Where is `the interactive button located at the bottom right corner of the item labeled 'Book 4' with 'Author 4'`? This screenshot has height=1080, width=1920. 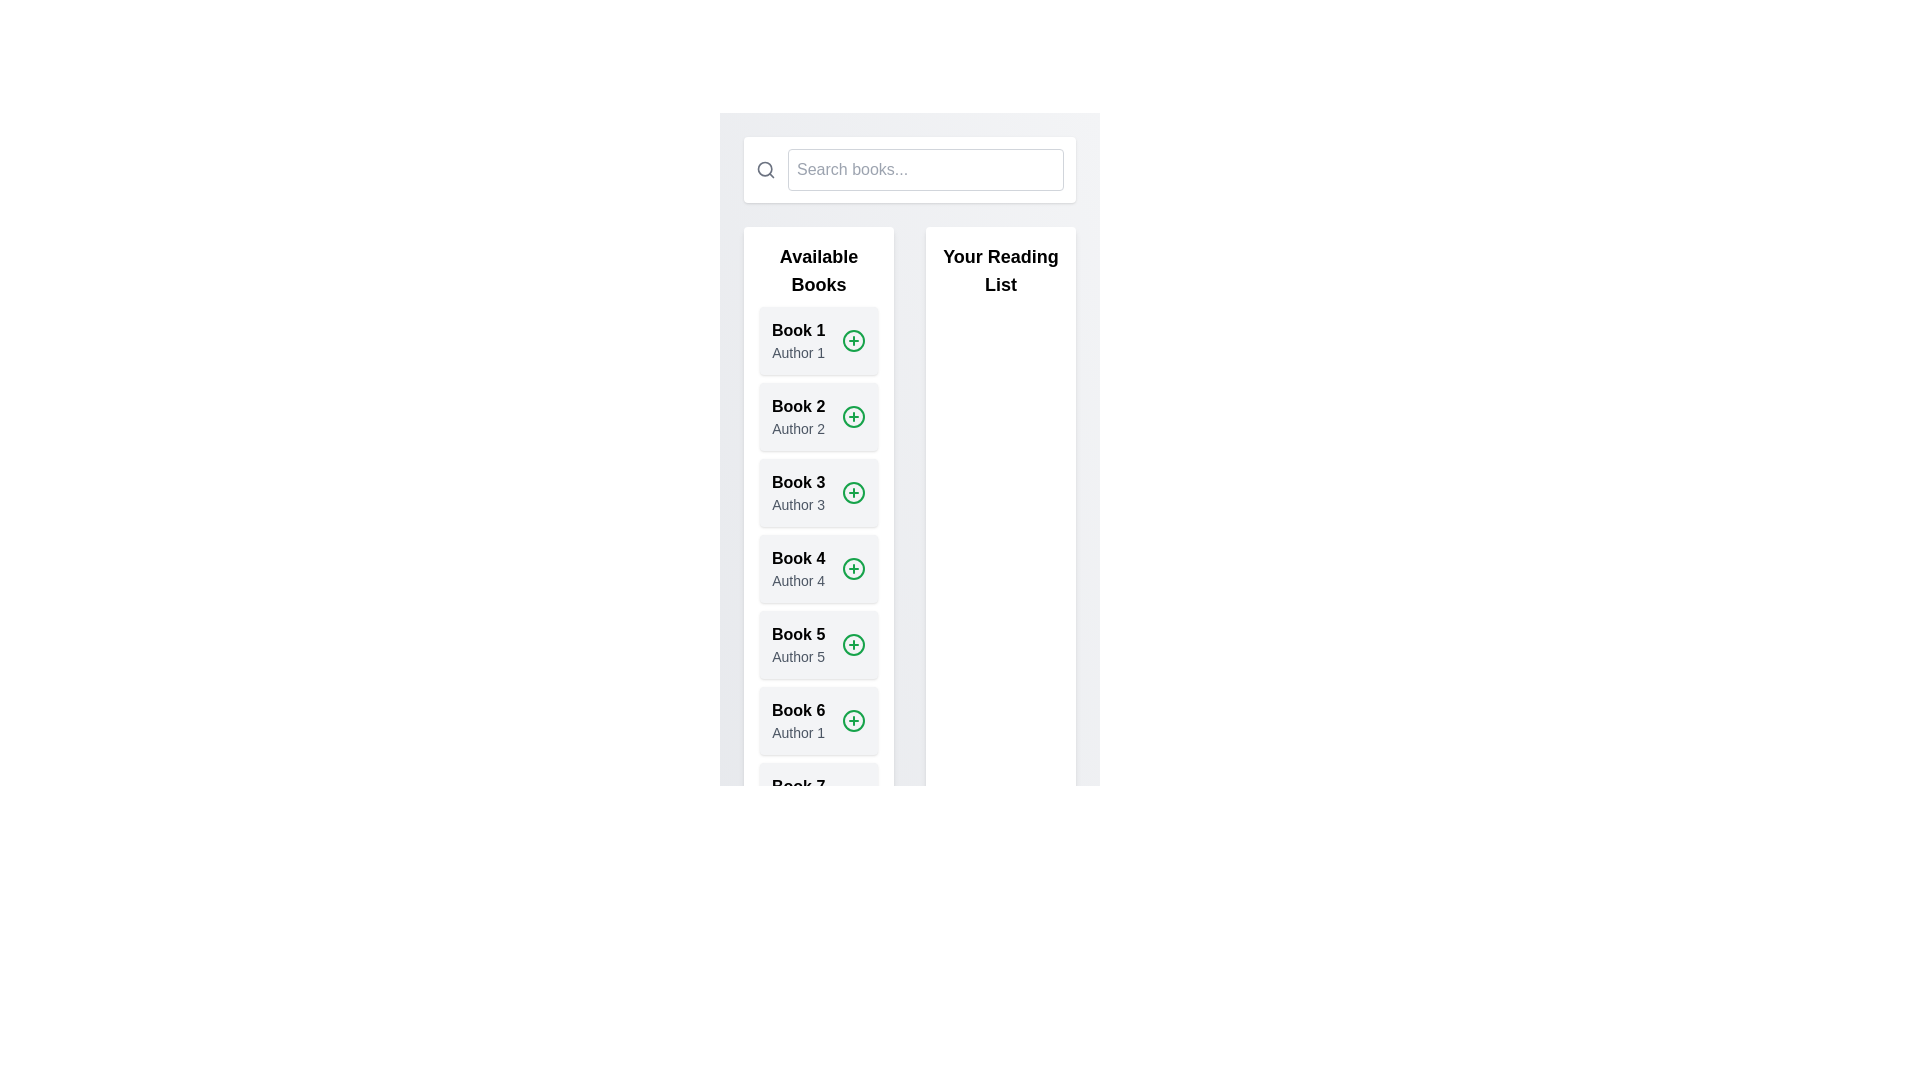
the interactive button located at the bottom right corner of the item labeled 'Book 4' with 'Author 4' is located at coordinates (854, 569).